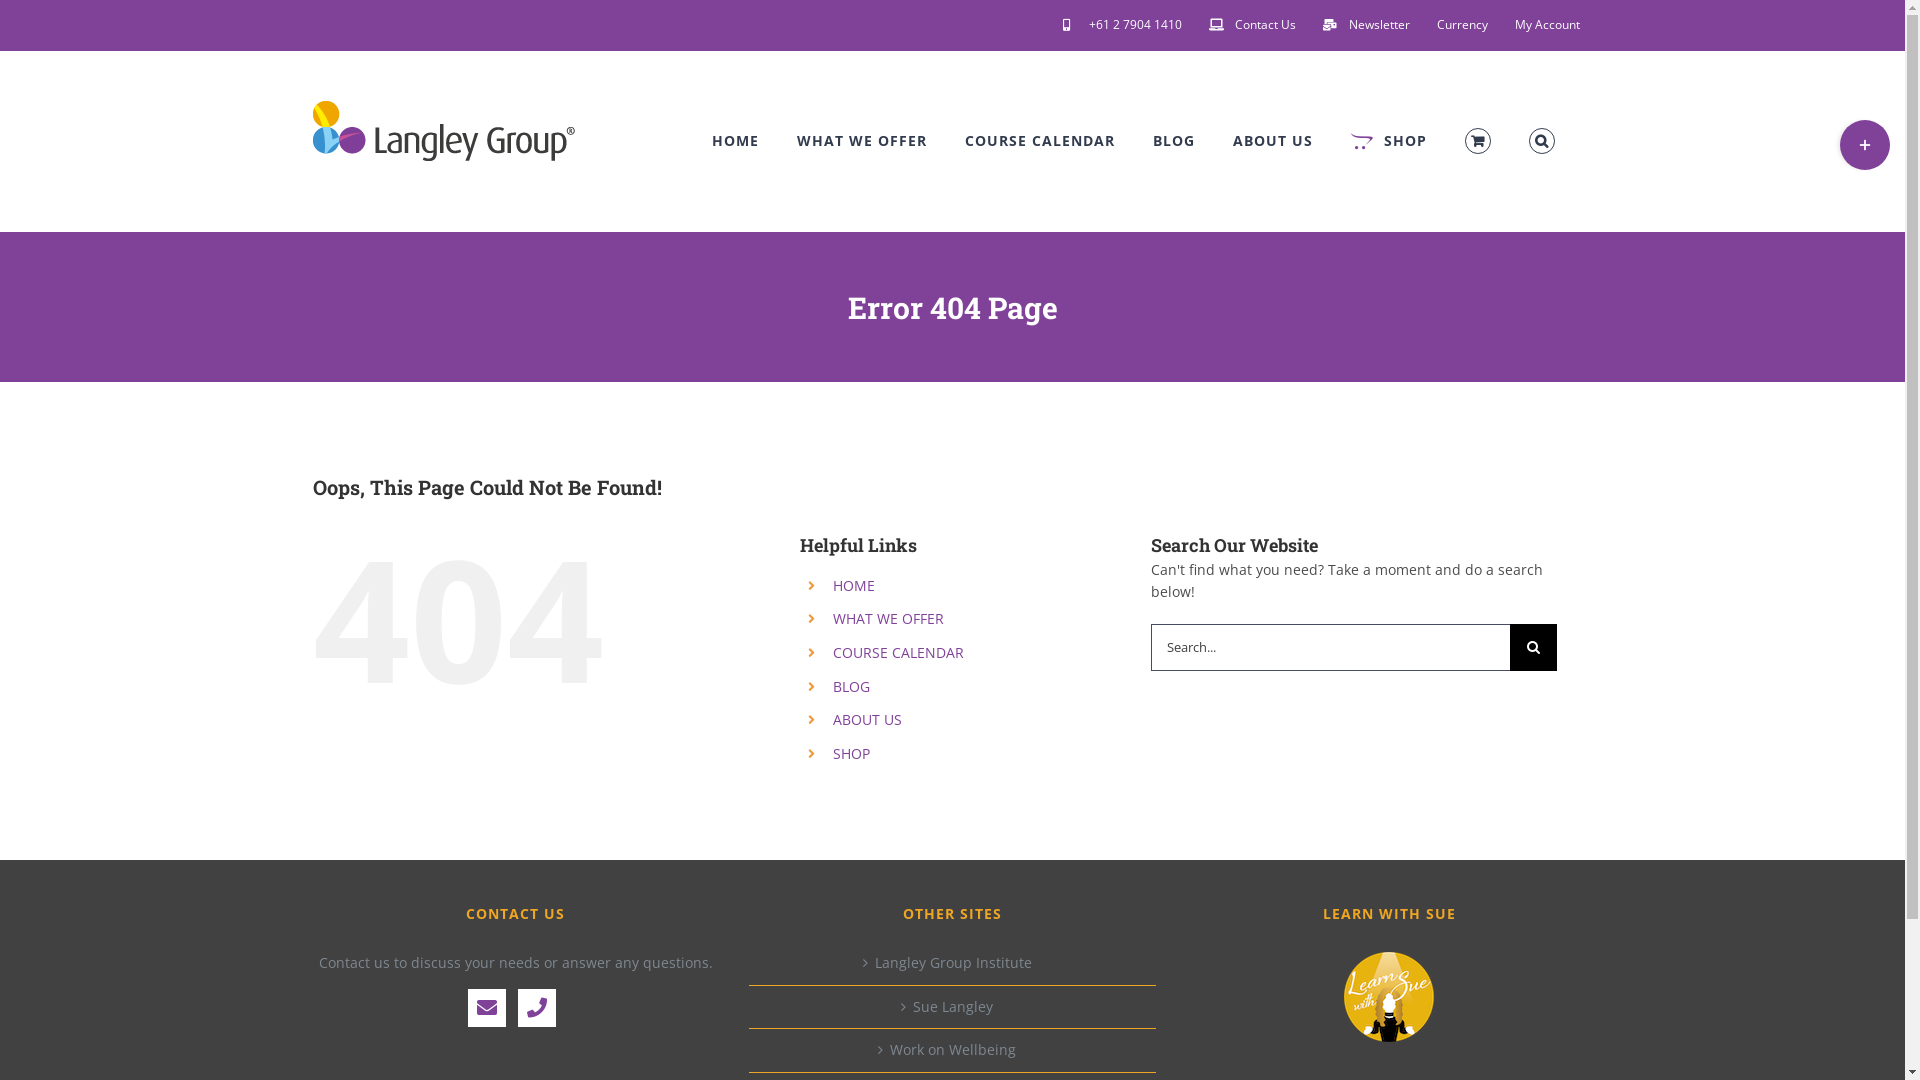 Image resolution: width=1920 pixels, height=1080 pixels. I want to click on '+61 2 7904 1410', so click(1122, 24).